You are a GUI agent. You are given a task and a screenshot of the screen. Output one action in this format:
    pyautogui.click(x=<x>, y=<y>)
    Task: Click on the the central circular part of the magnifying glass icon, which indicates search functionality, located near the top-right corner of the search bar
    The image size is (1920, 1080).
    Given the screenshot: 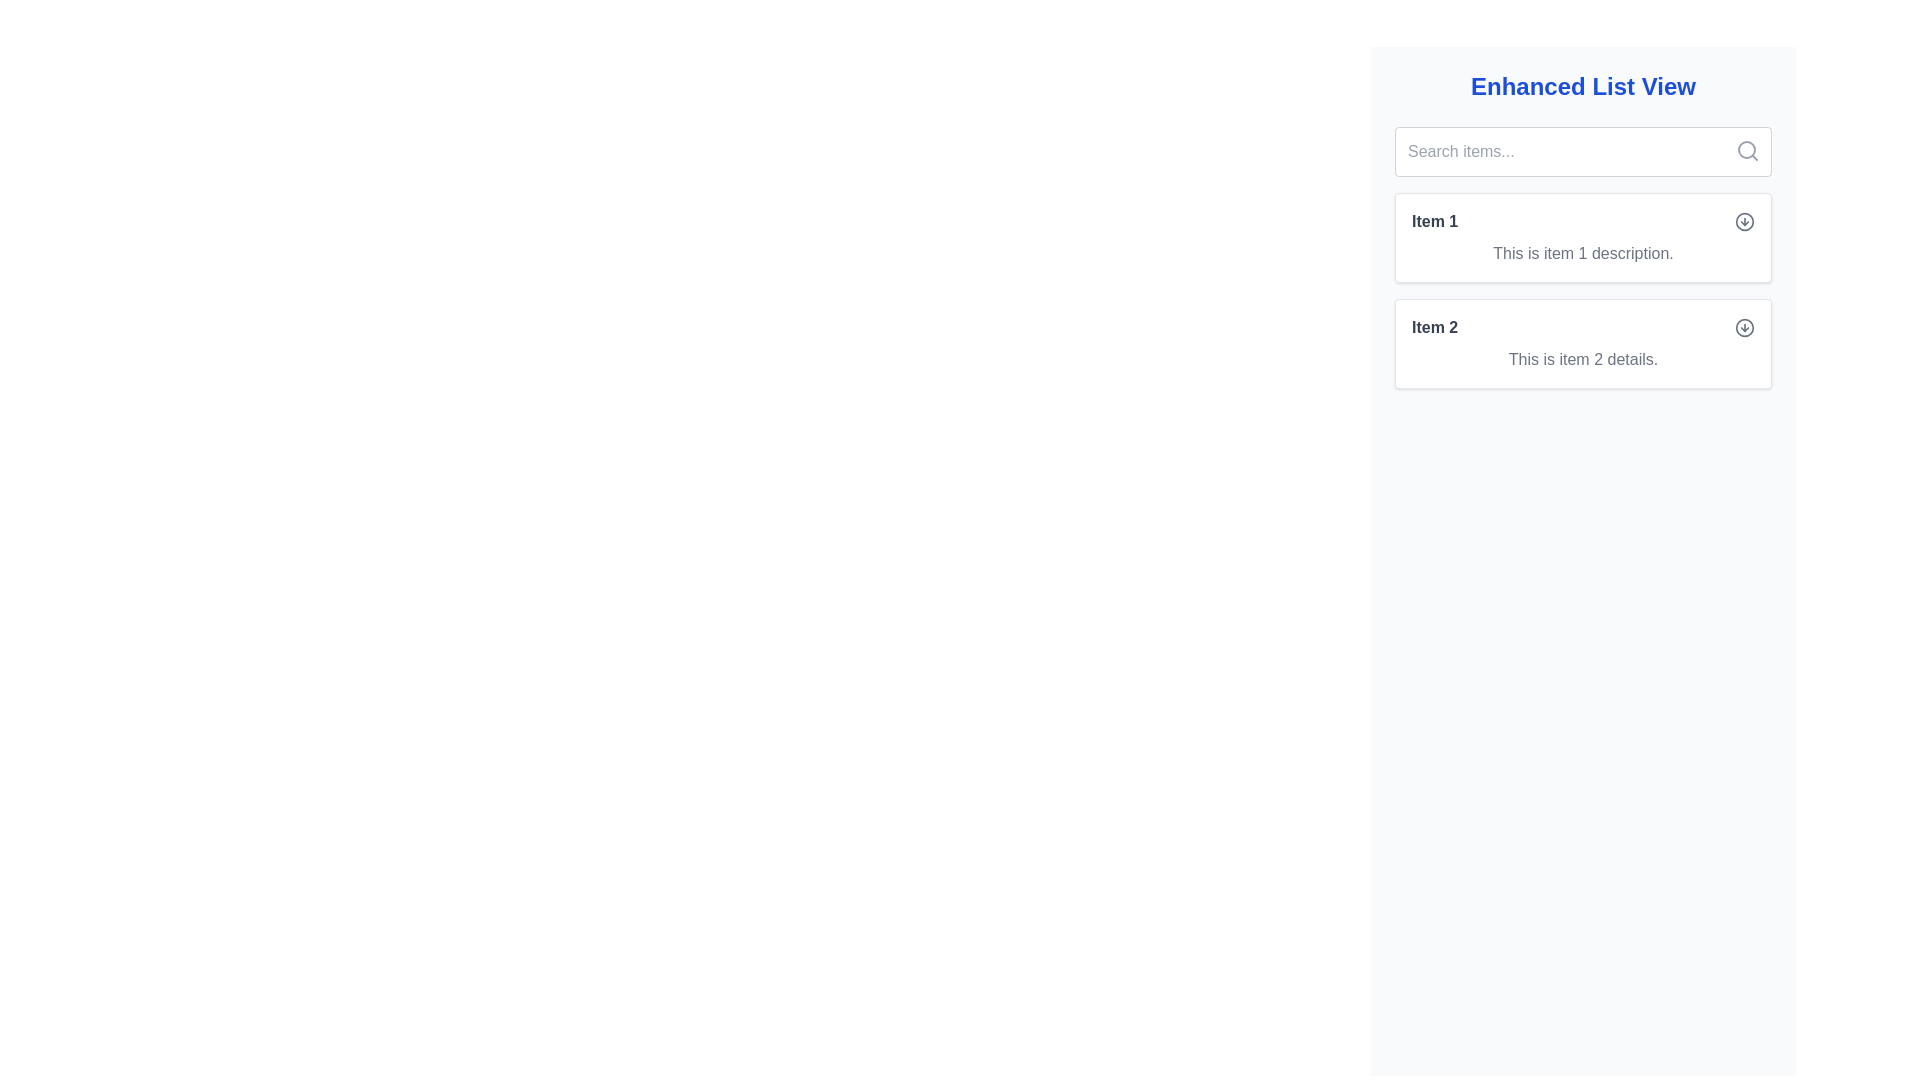 What is the action you would take?
    pyautogui.click(x=1746, y=149)
    